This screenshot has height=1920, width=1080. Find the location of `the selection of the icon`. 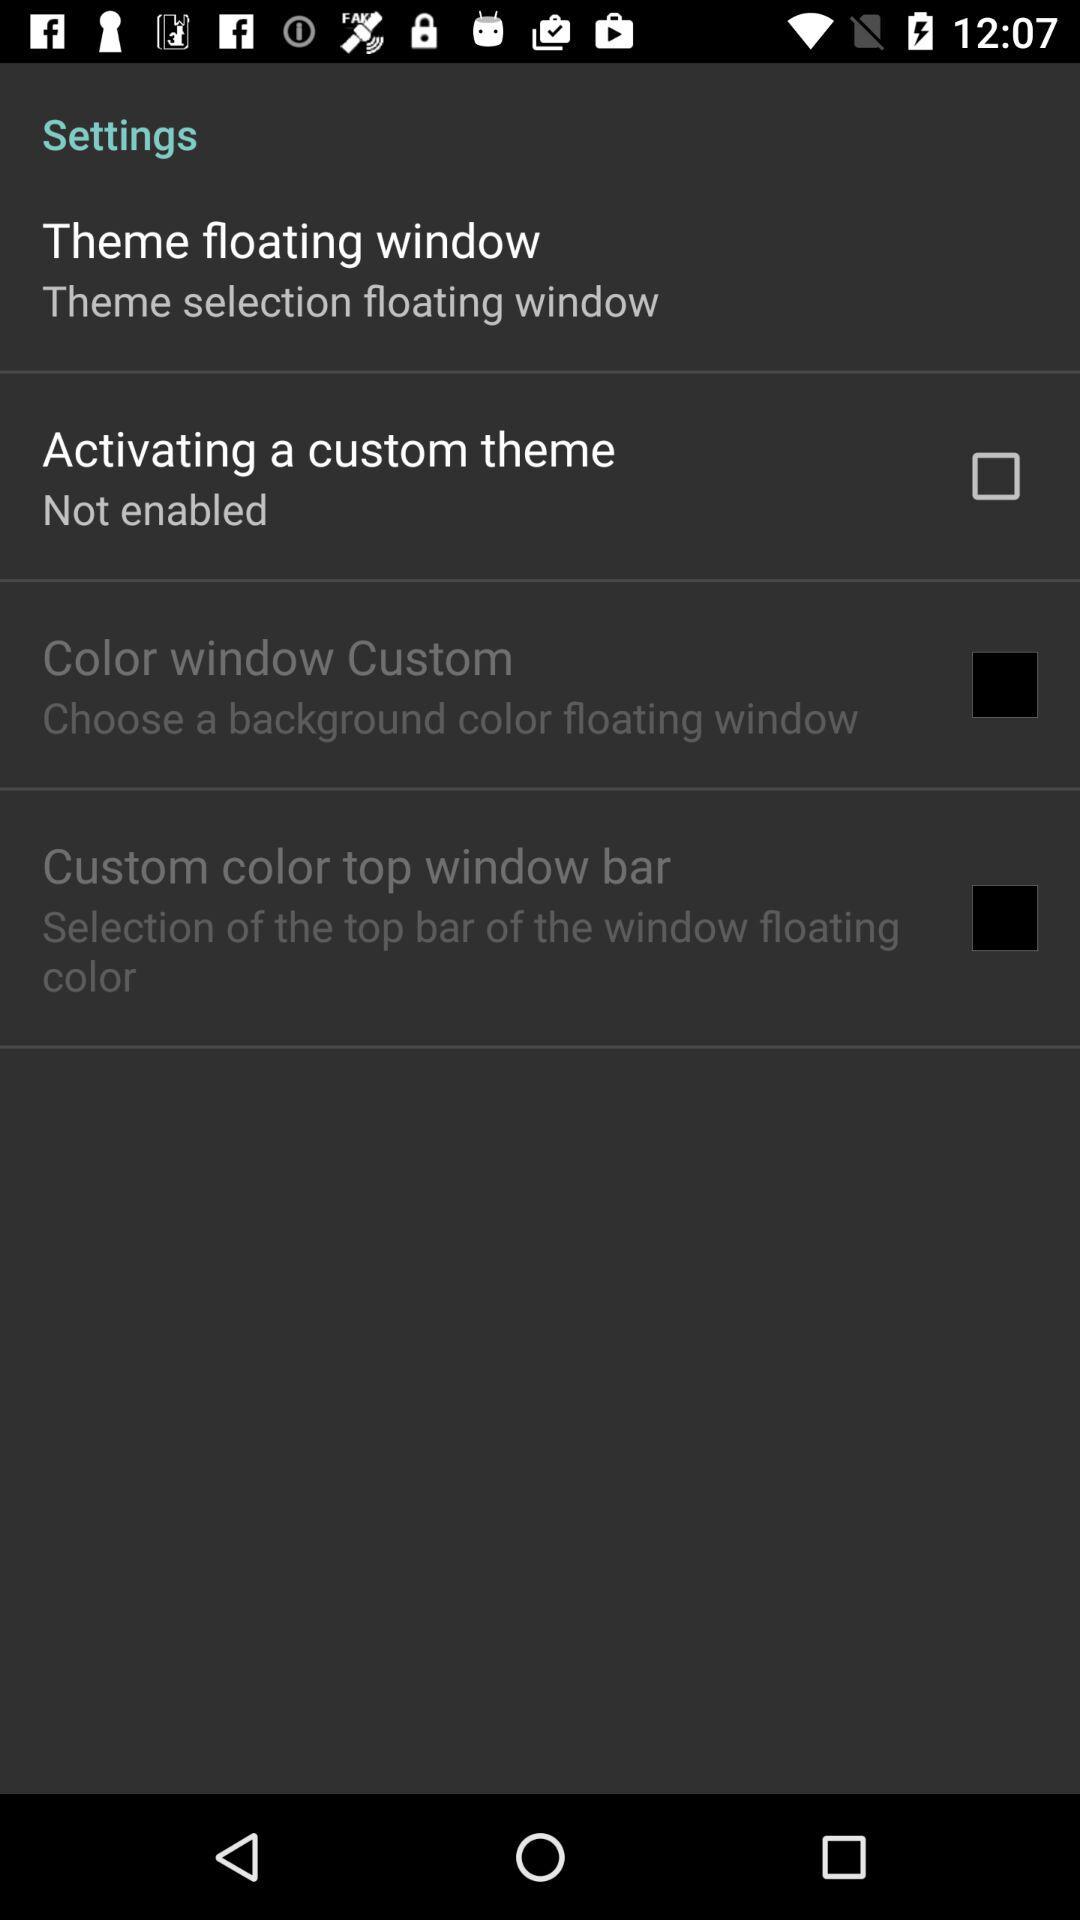

the selection of the icon is located at coordinates (486, 949).